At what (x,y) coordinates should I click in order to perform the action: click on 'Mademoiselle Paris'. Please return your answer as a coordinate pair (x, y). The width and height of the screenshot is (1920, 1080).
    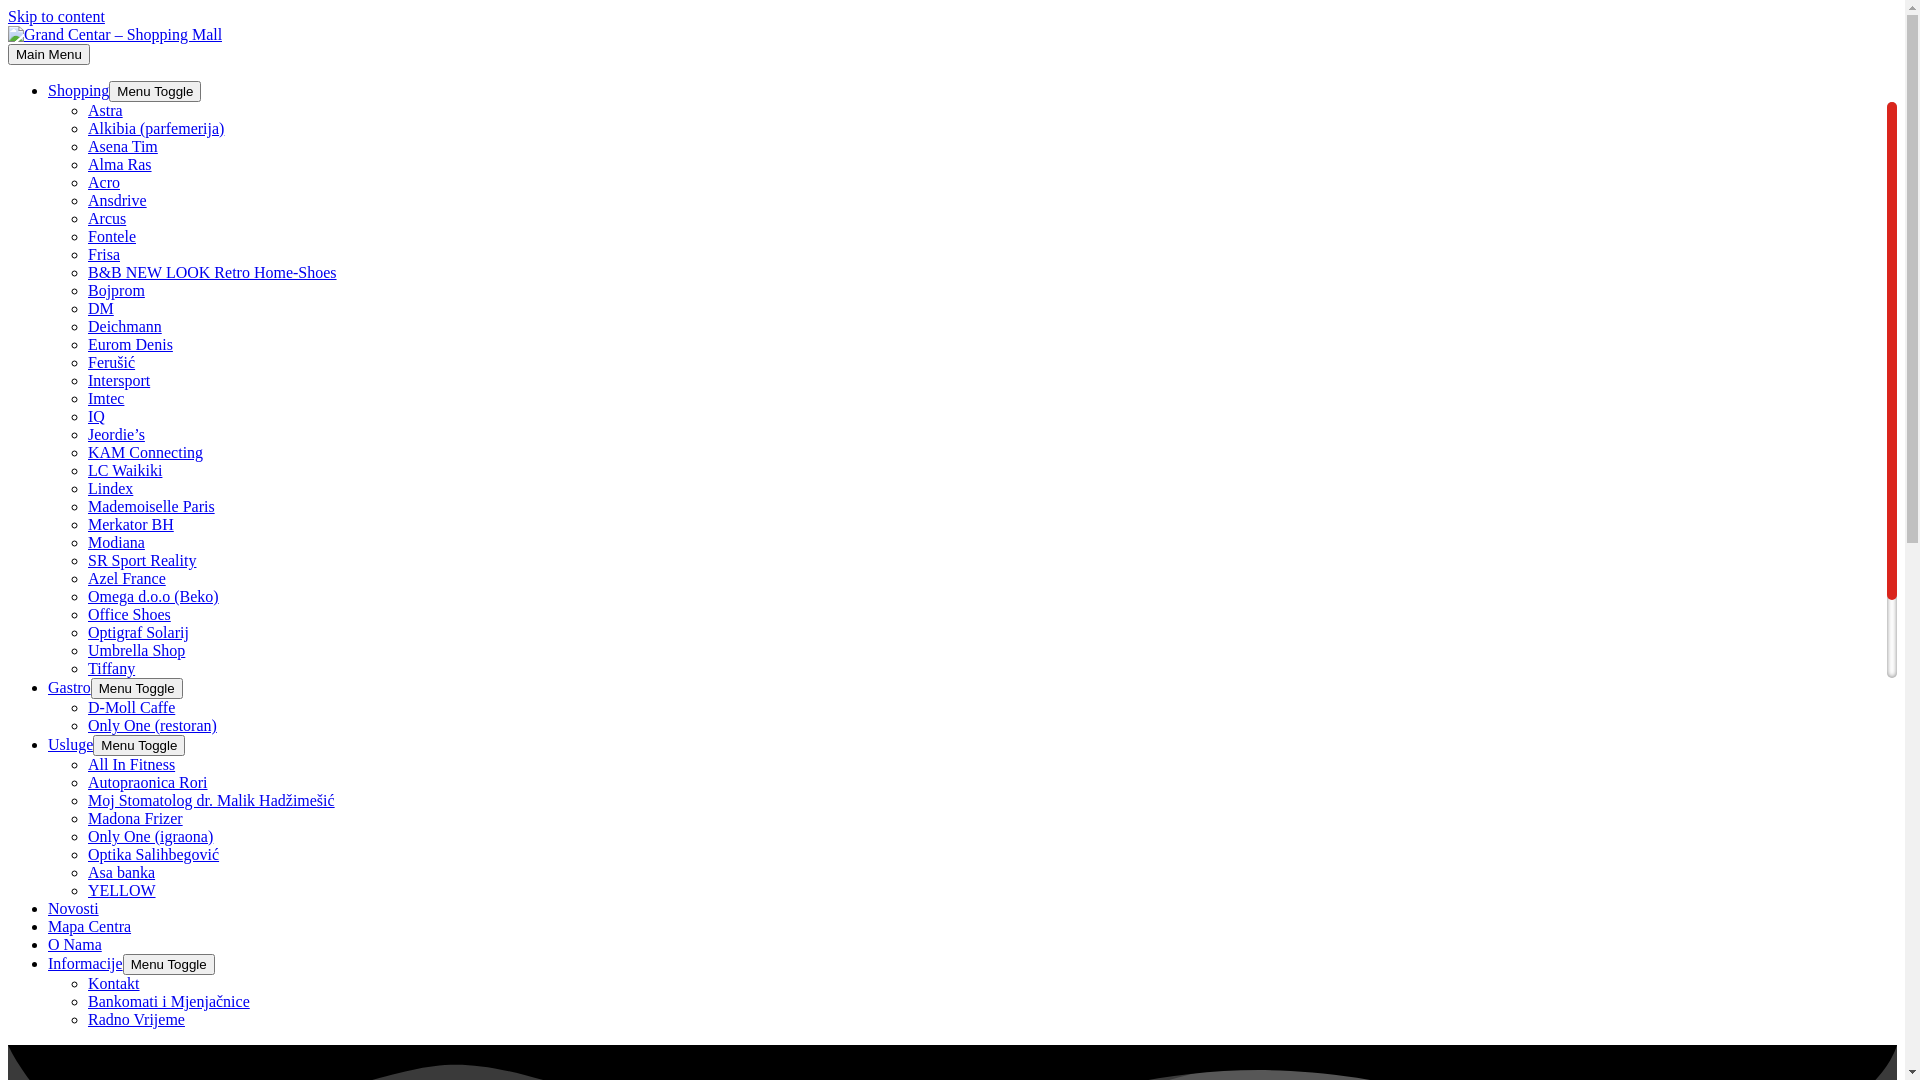
    Looking at the image, I should click on (150, 505).